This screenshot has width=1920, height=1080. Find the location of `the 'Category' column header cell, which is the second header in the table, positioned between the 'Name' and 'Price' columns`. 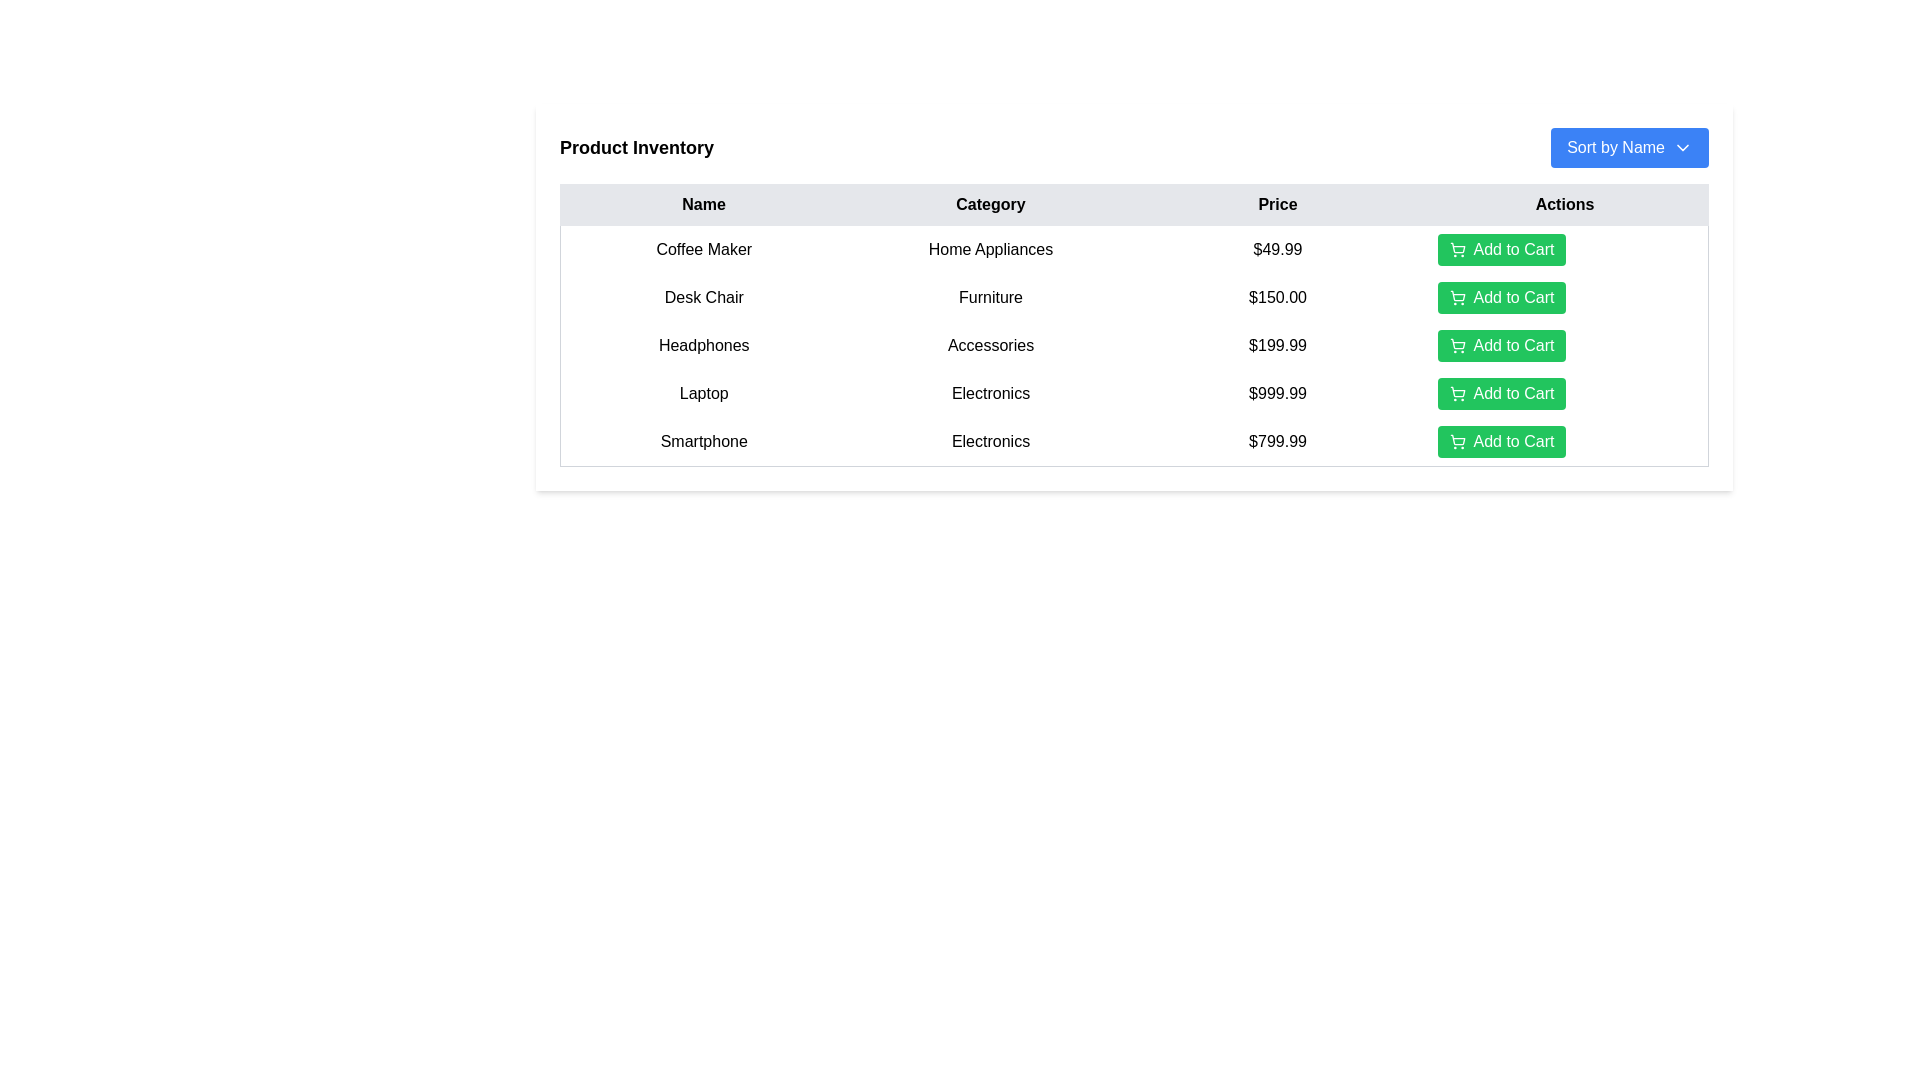

the 'Category' column header cell, which is the second header in the table, positioned between the 'Name' and 'Price' columns is located at coordinates (990, 204).